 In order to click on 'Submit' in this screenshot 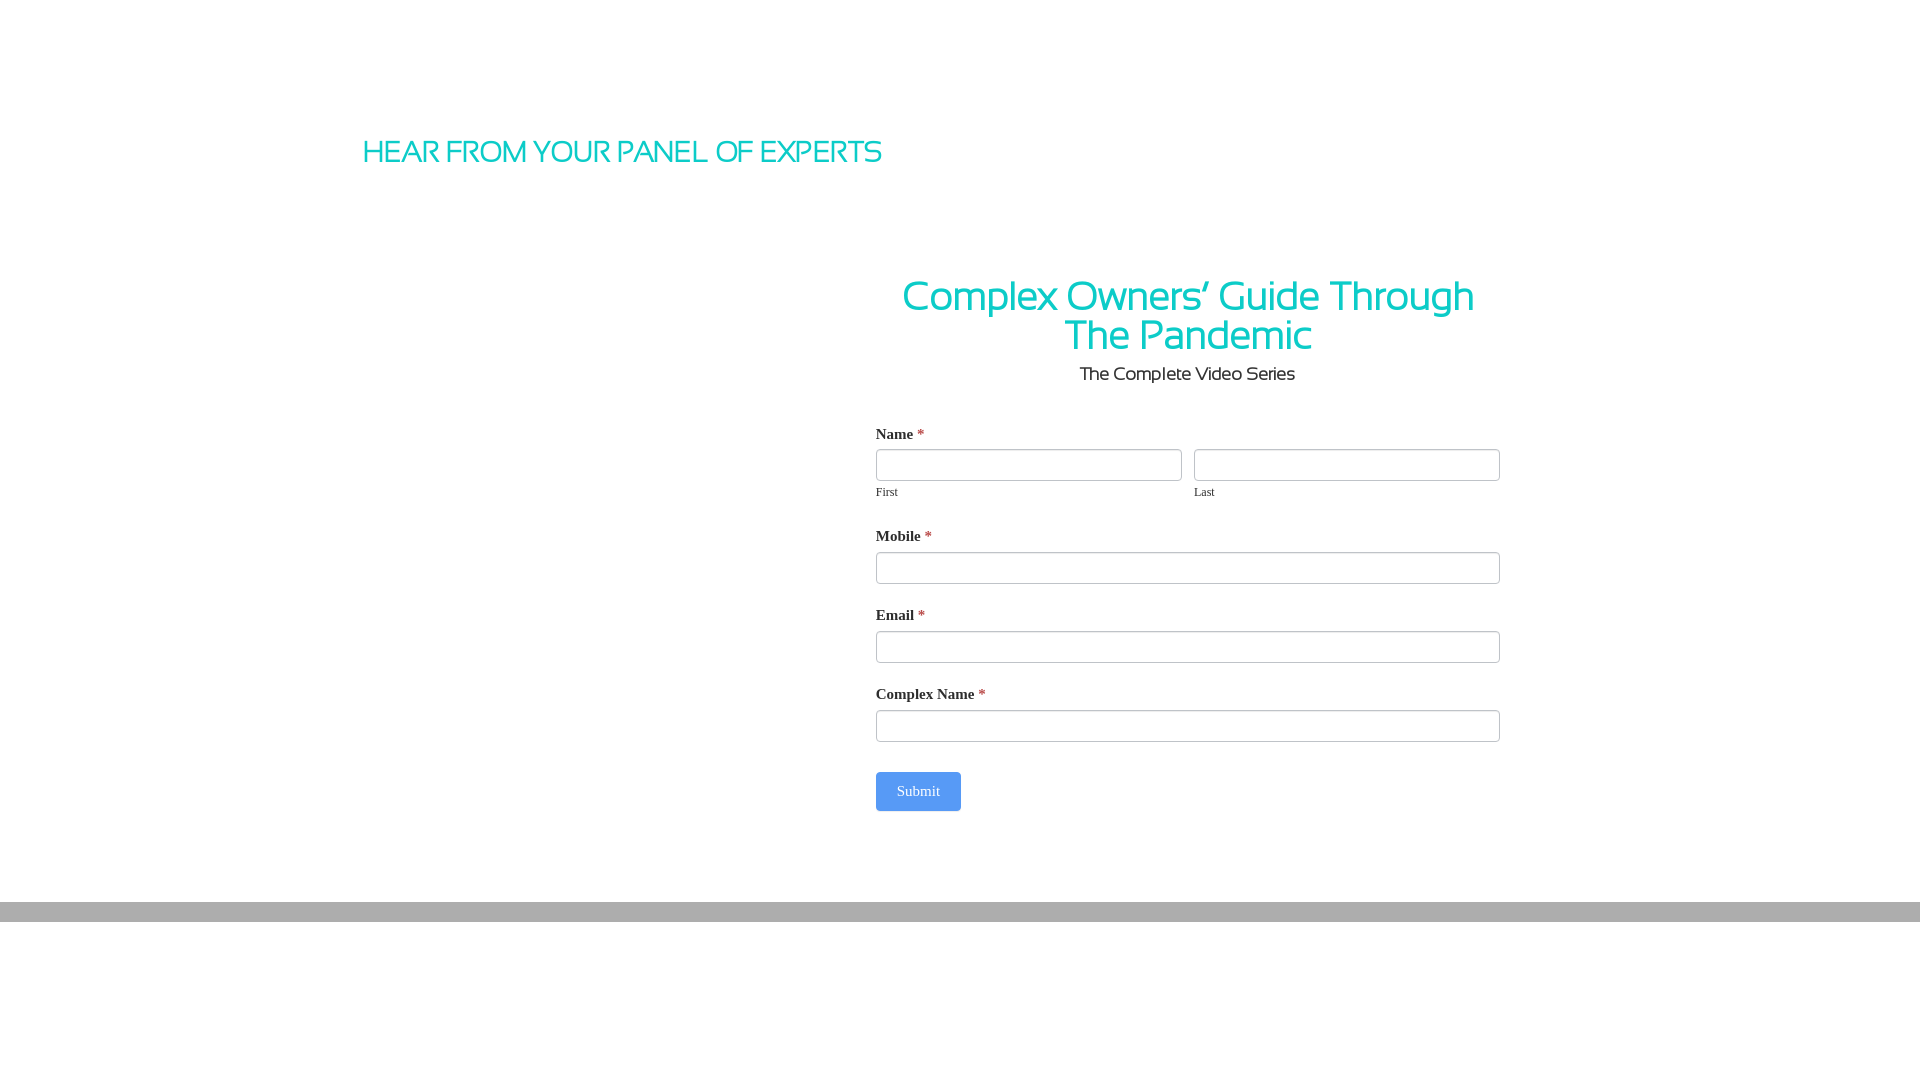, I will do `click(875, 790)`.